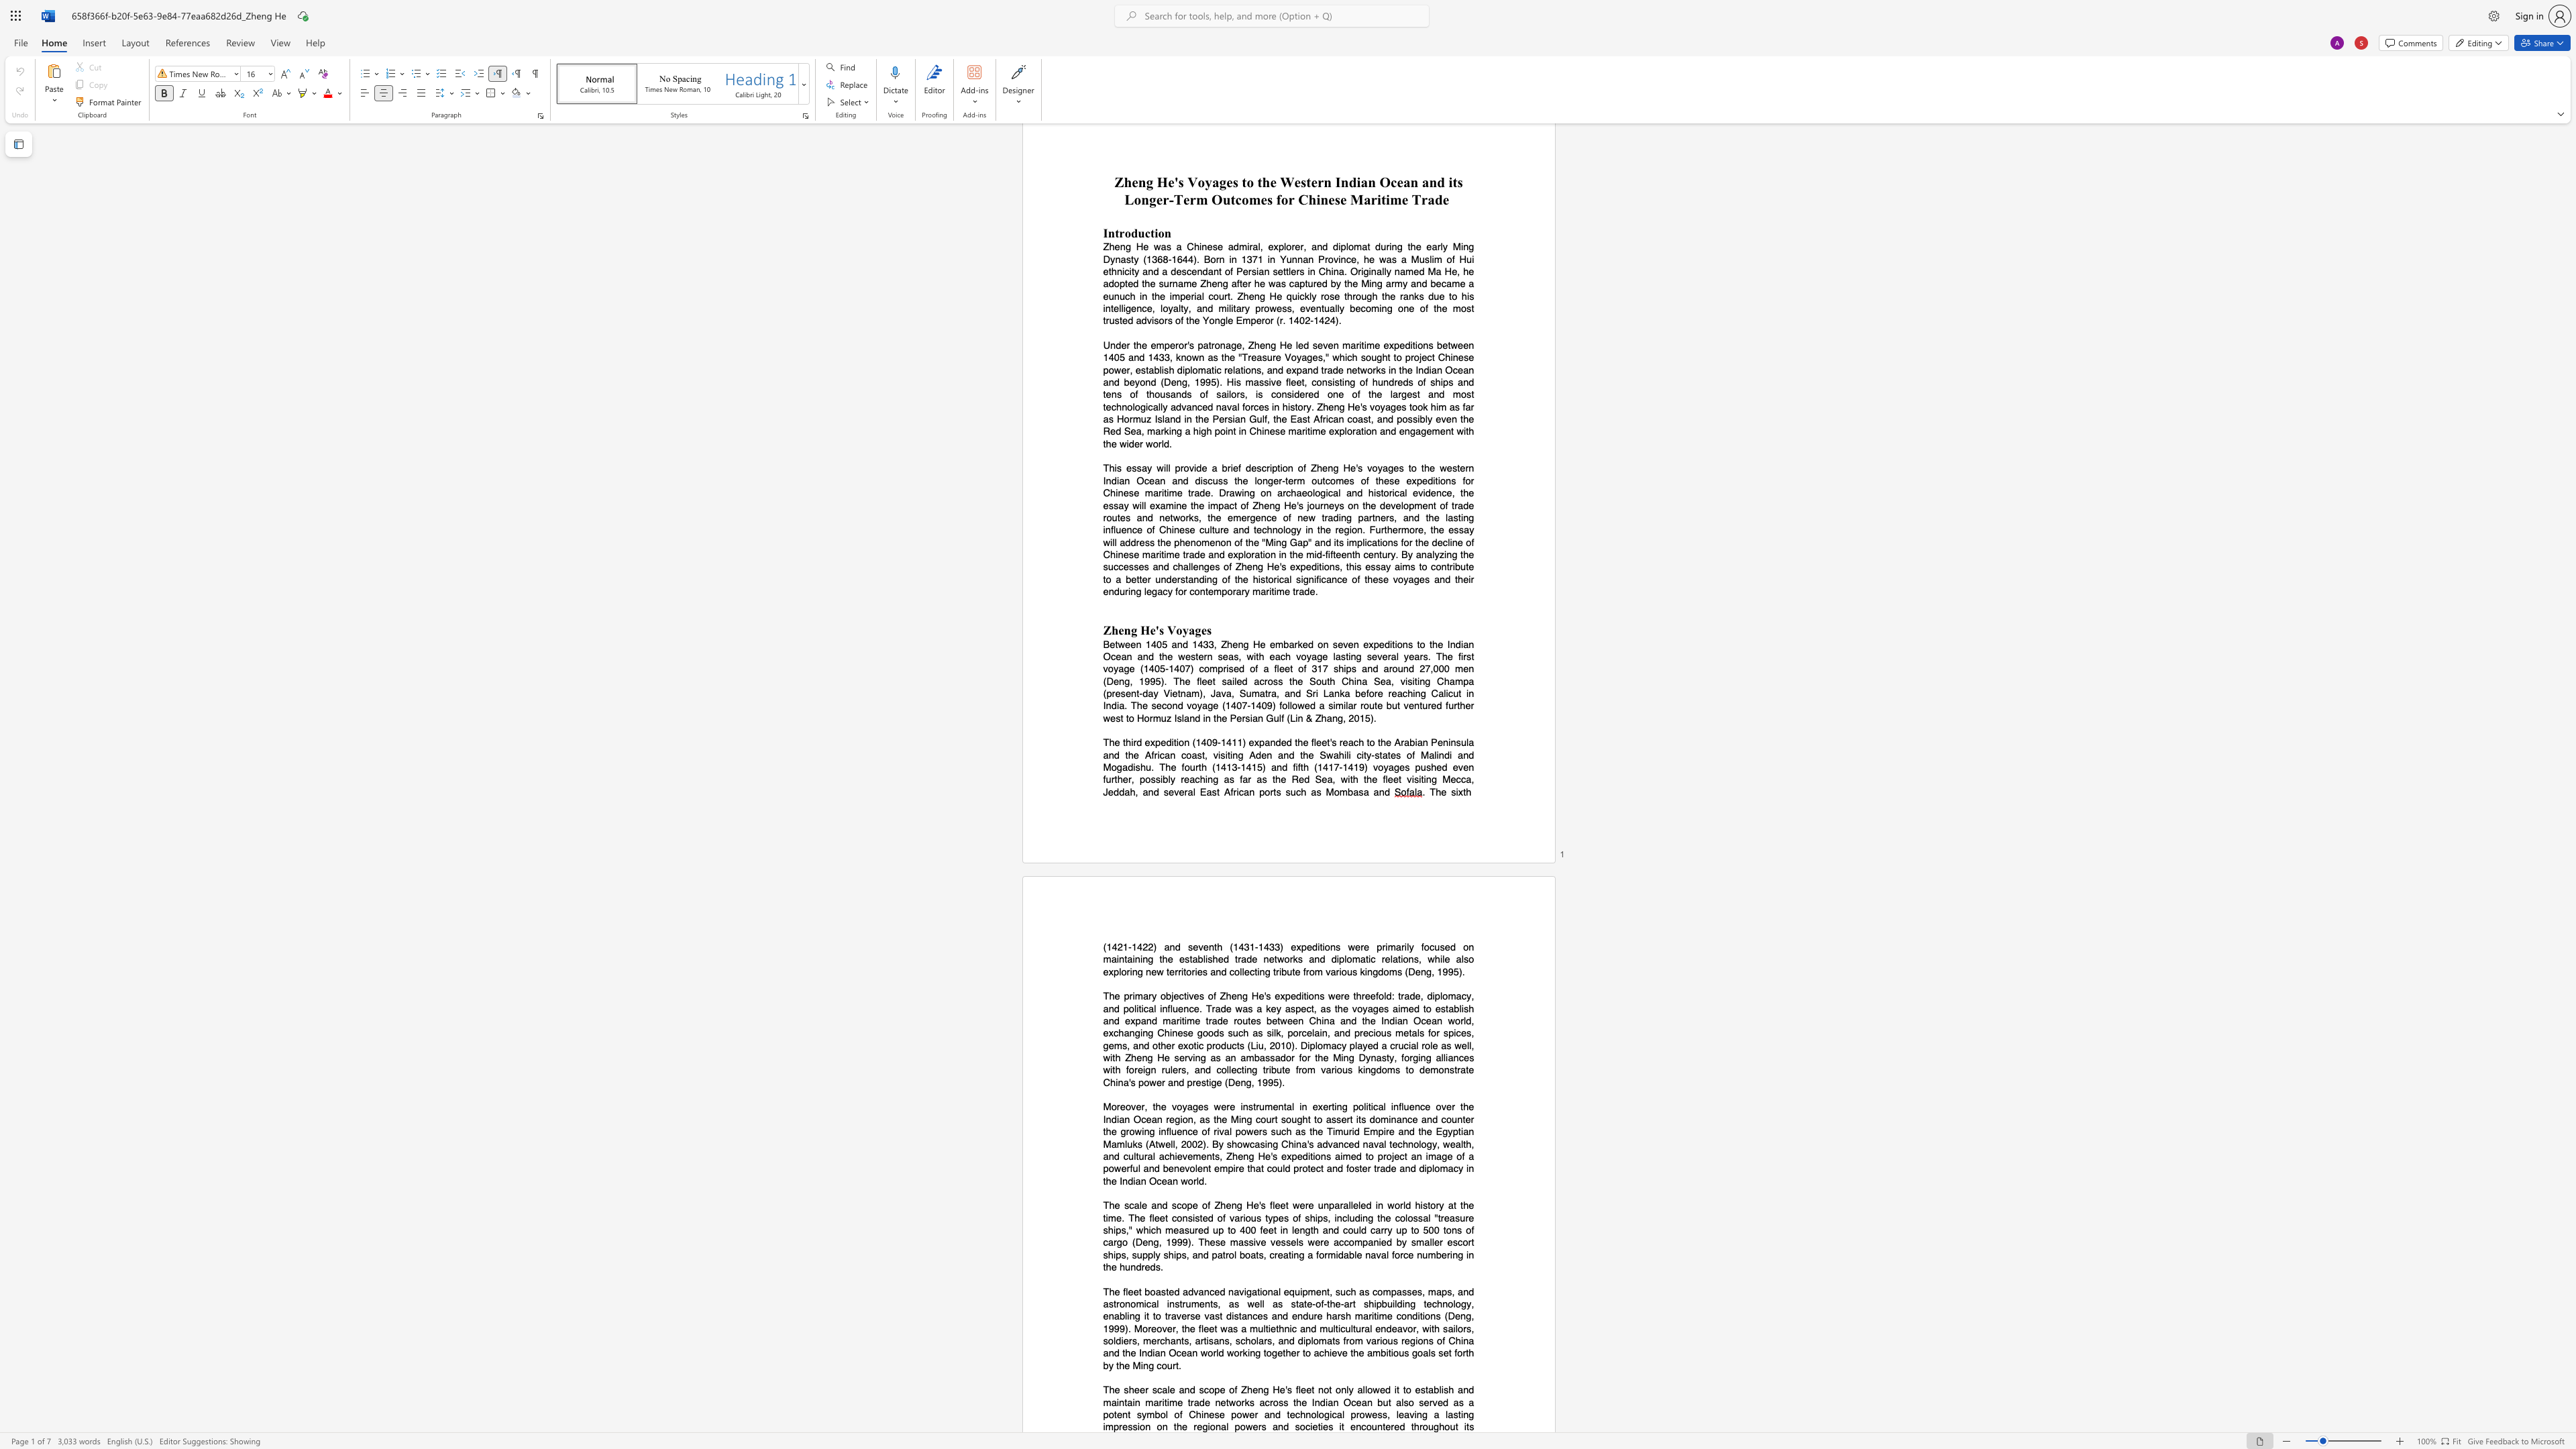 Image resolution: width=2576 pixels, height=1449 pixels. I want to click on the subset text "red" within the text "encountered", so click(1389, 1426).